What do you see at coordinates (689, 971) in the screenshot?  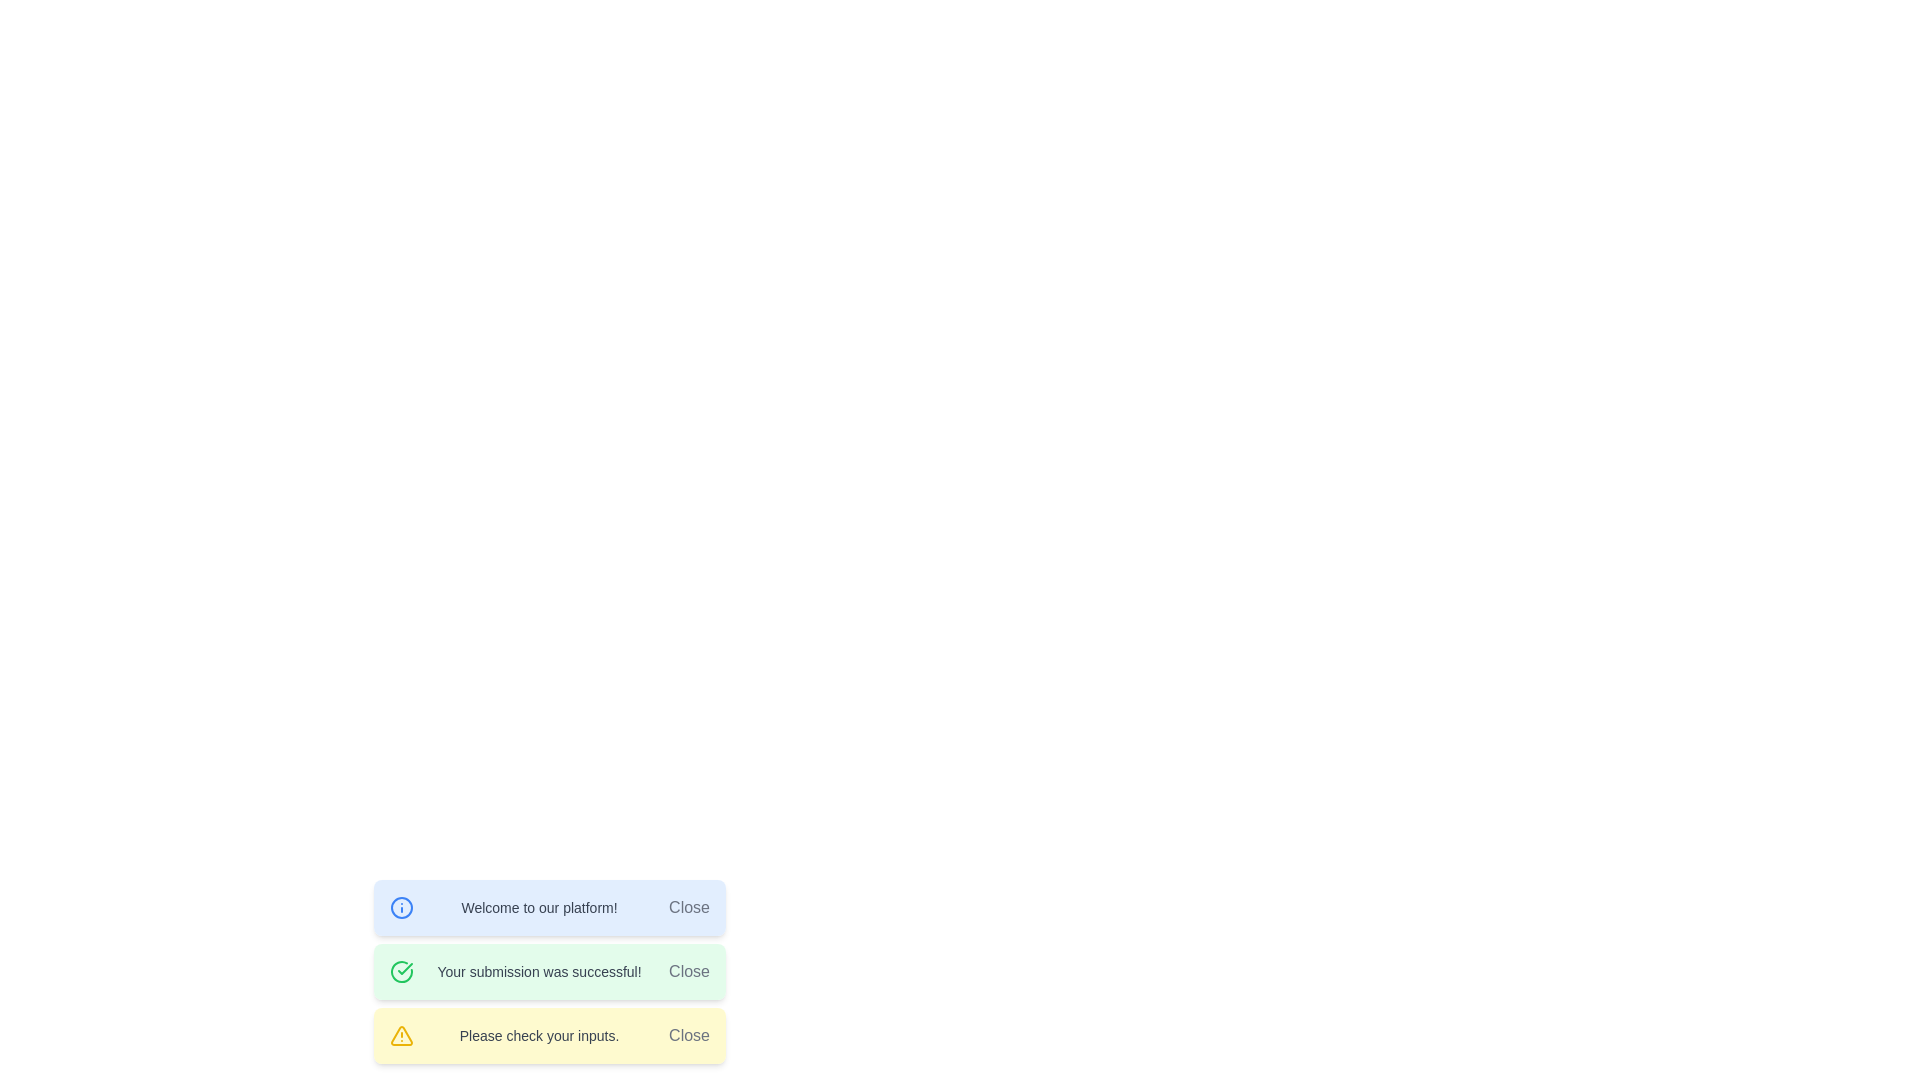 I see `the 'Close' button, which is styled in gray and positioned to the far right of the green notification bar` at bounding box center [689, 971].